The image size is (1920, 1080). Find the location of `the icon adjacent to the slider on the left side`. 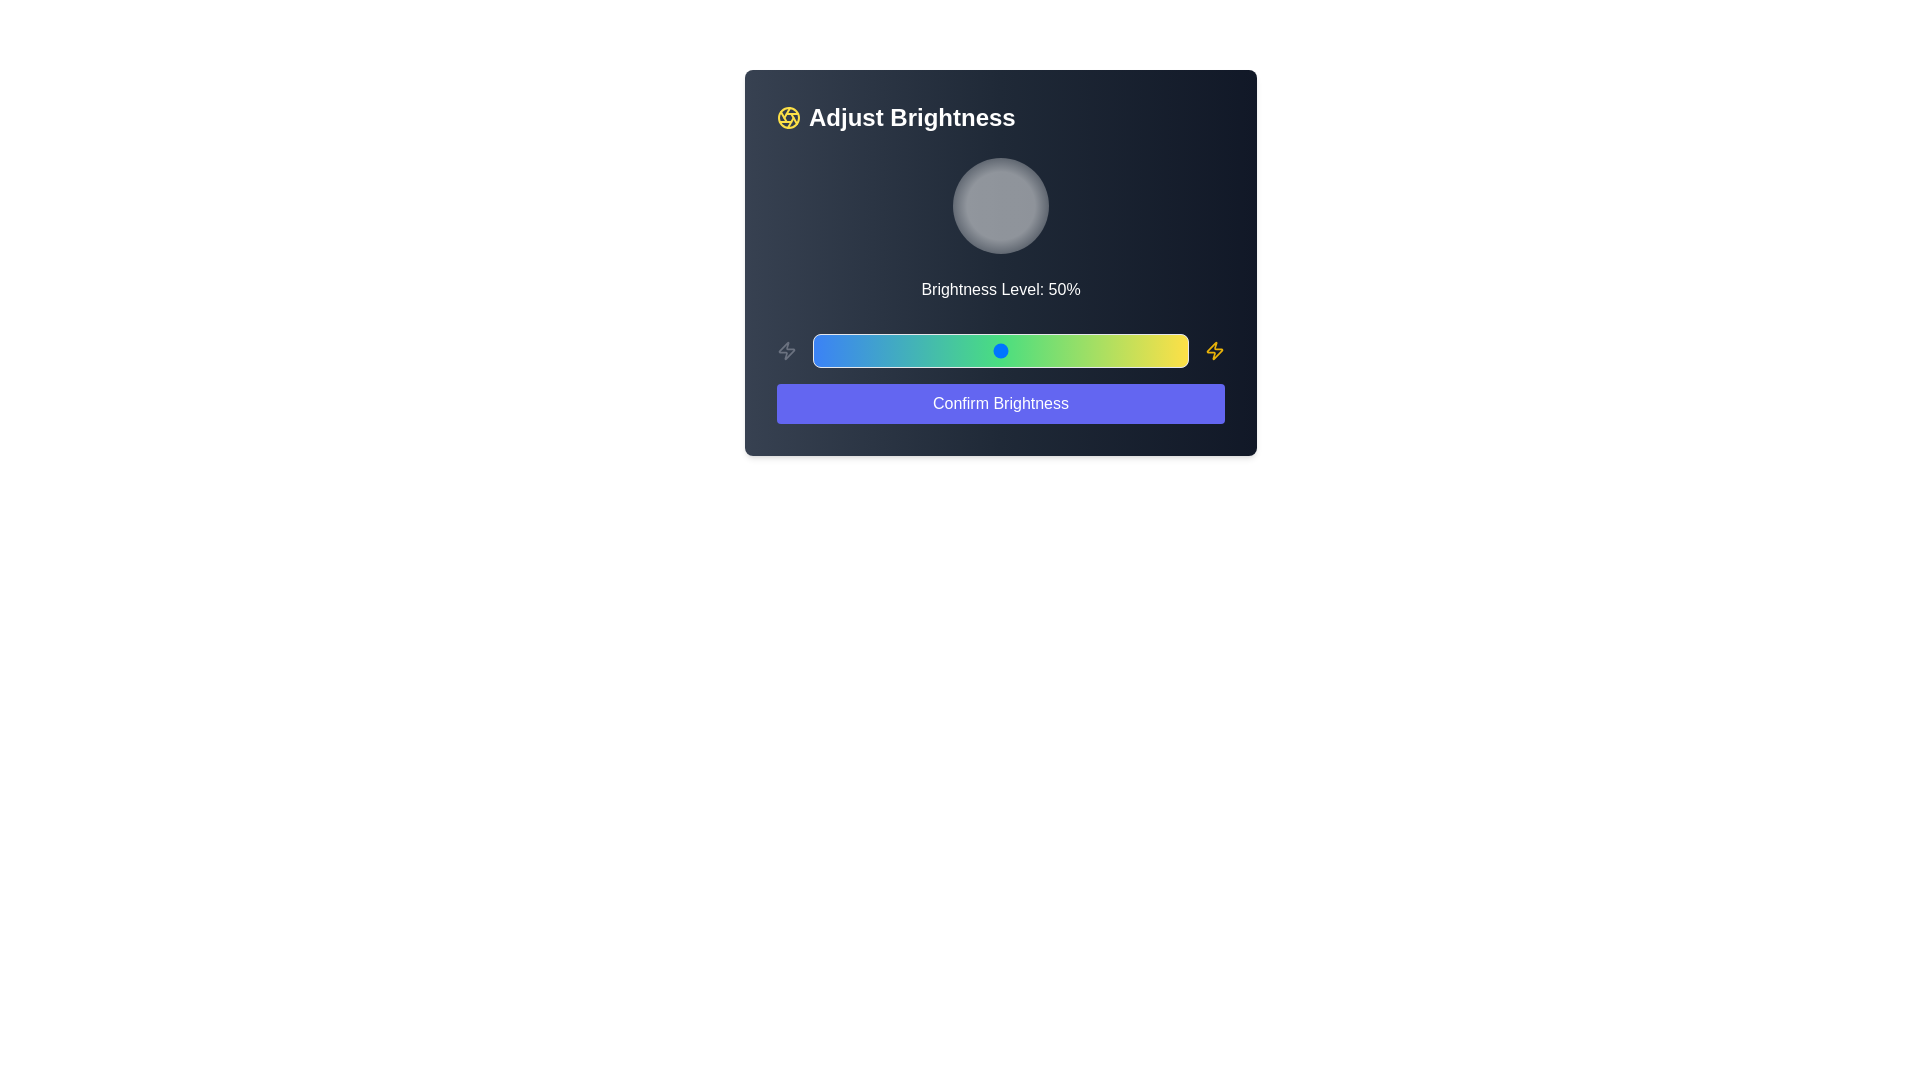

the icon adjacent to the slider on the left side is located at coordinates (786, 350).